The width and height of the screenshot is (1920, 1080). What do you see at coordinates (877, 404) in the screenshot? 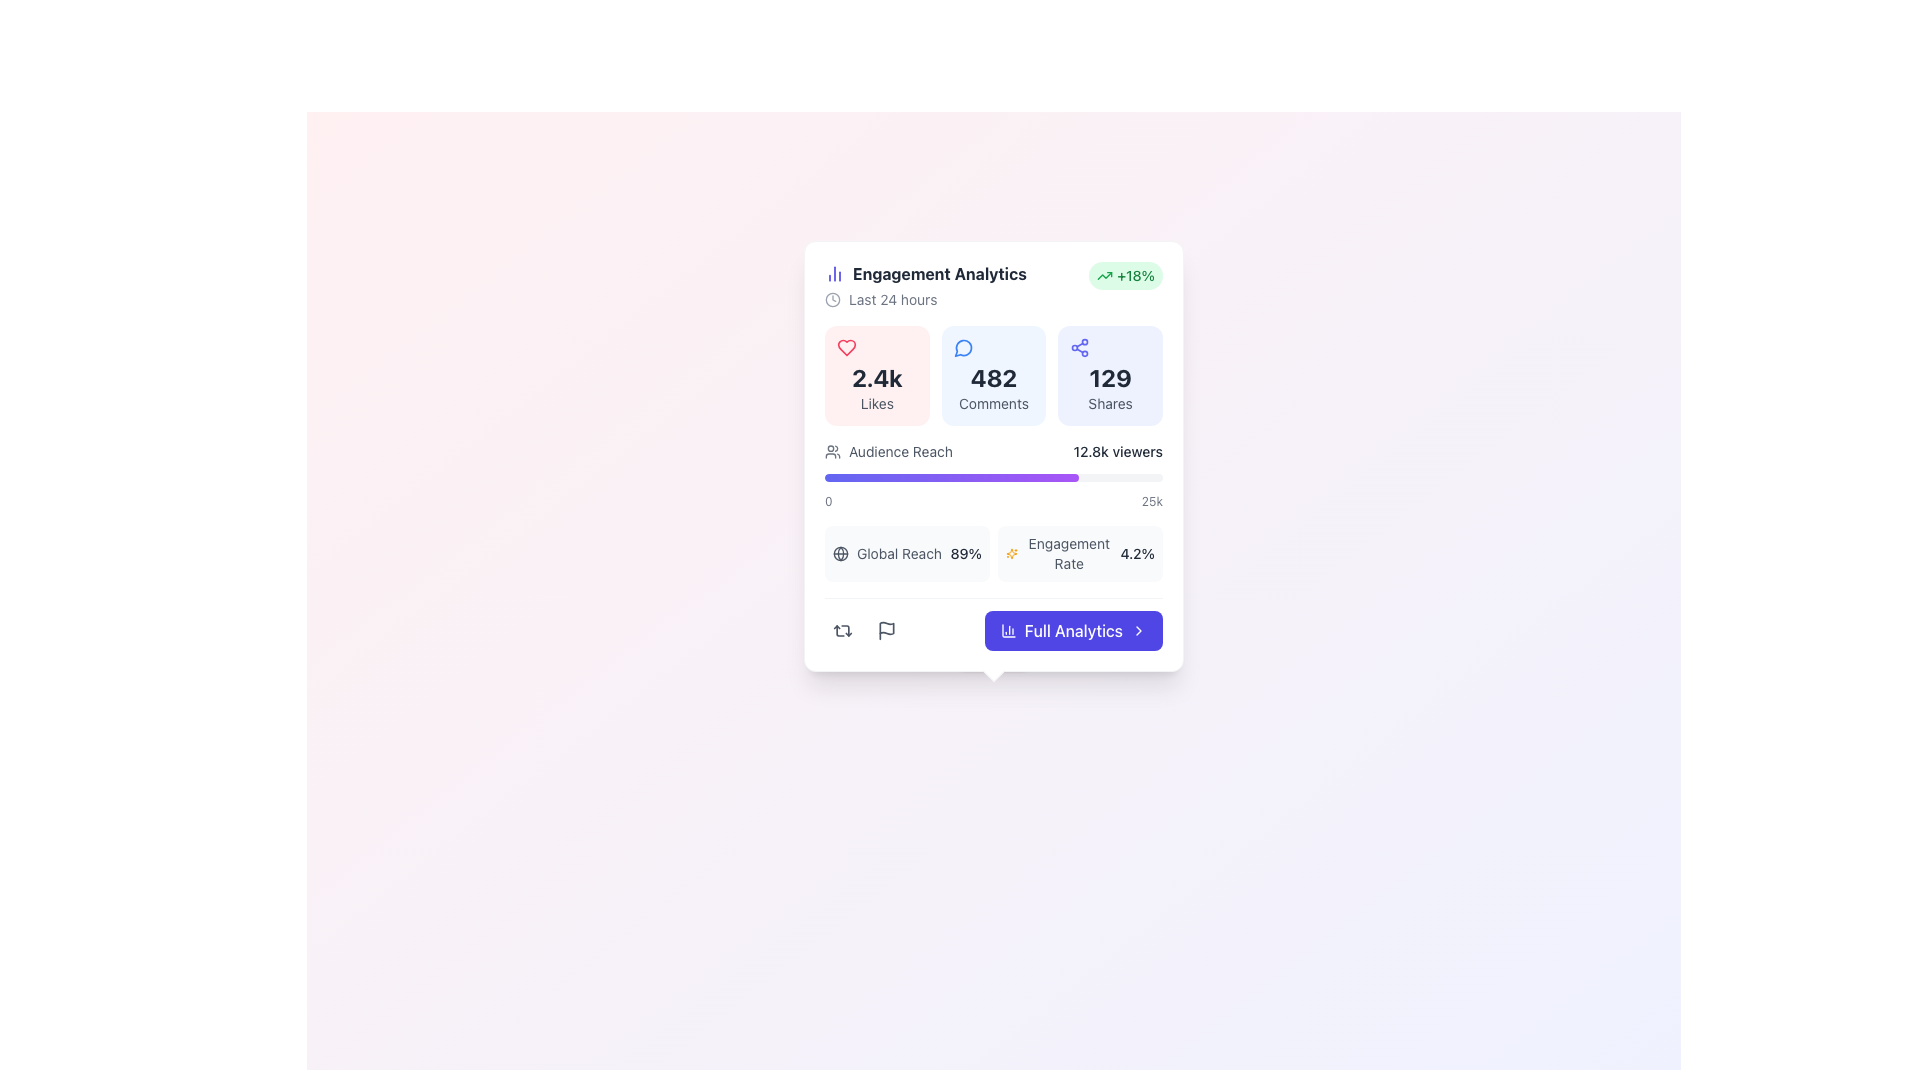
I see `the 'Likes' text label, which is styled in a light gray small font and positioned beneath the bolded counter '2.4k' in the bottom-left group of the panel` at bounding box center [877, 404].